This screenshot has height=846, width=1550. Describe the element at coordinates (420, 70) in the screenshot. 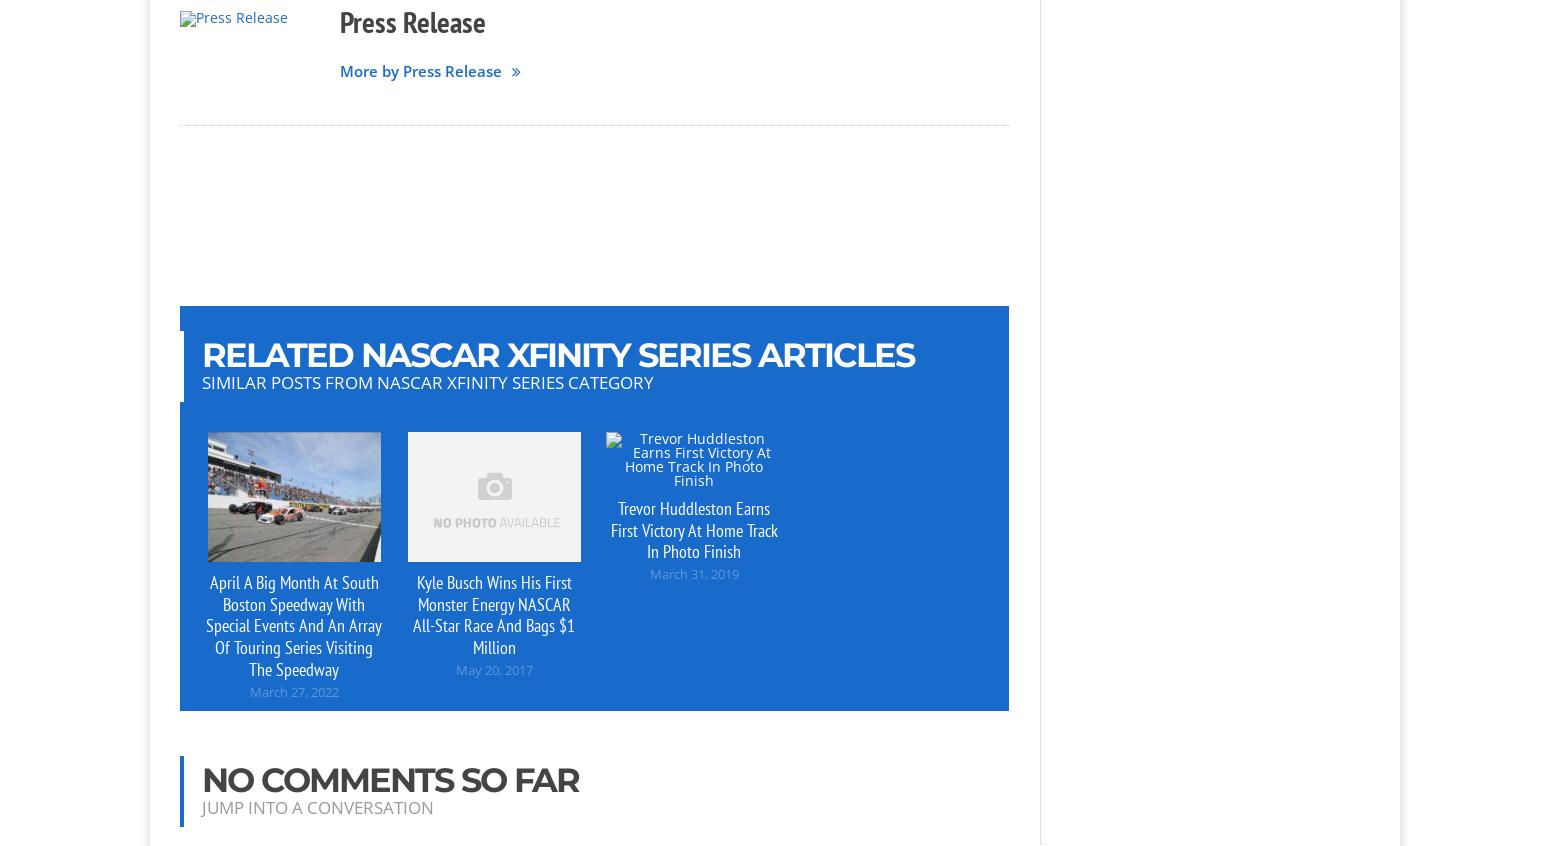

I see `'More by Press Release'` at that location.